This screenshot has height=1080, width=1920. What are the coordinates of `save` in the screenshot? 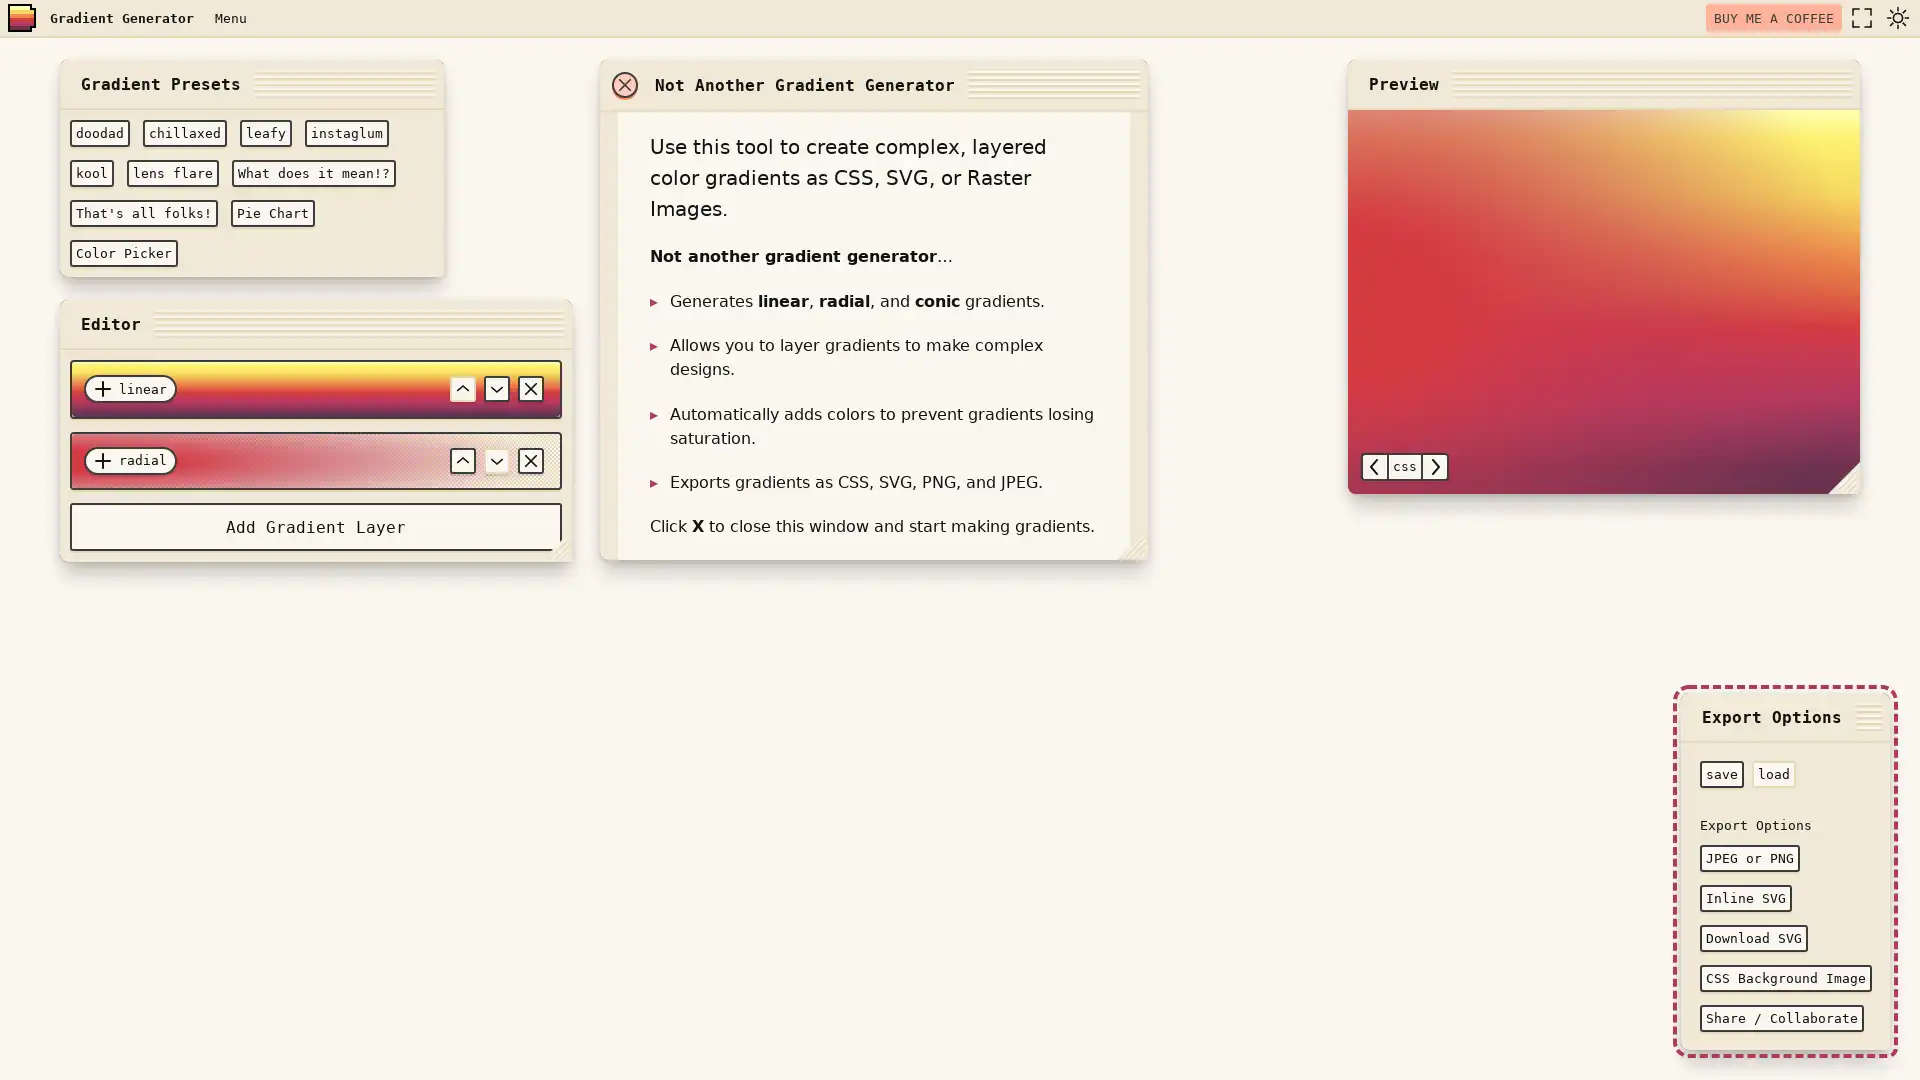 It's located at (1720, 773).